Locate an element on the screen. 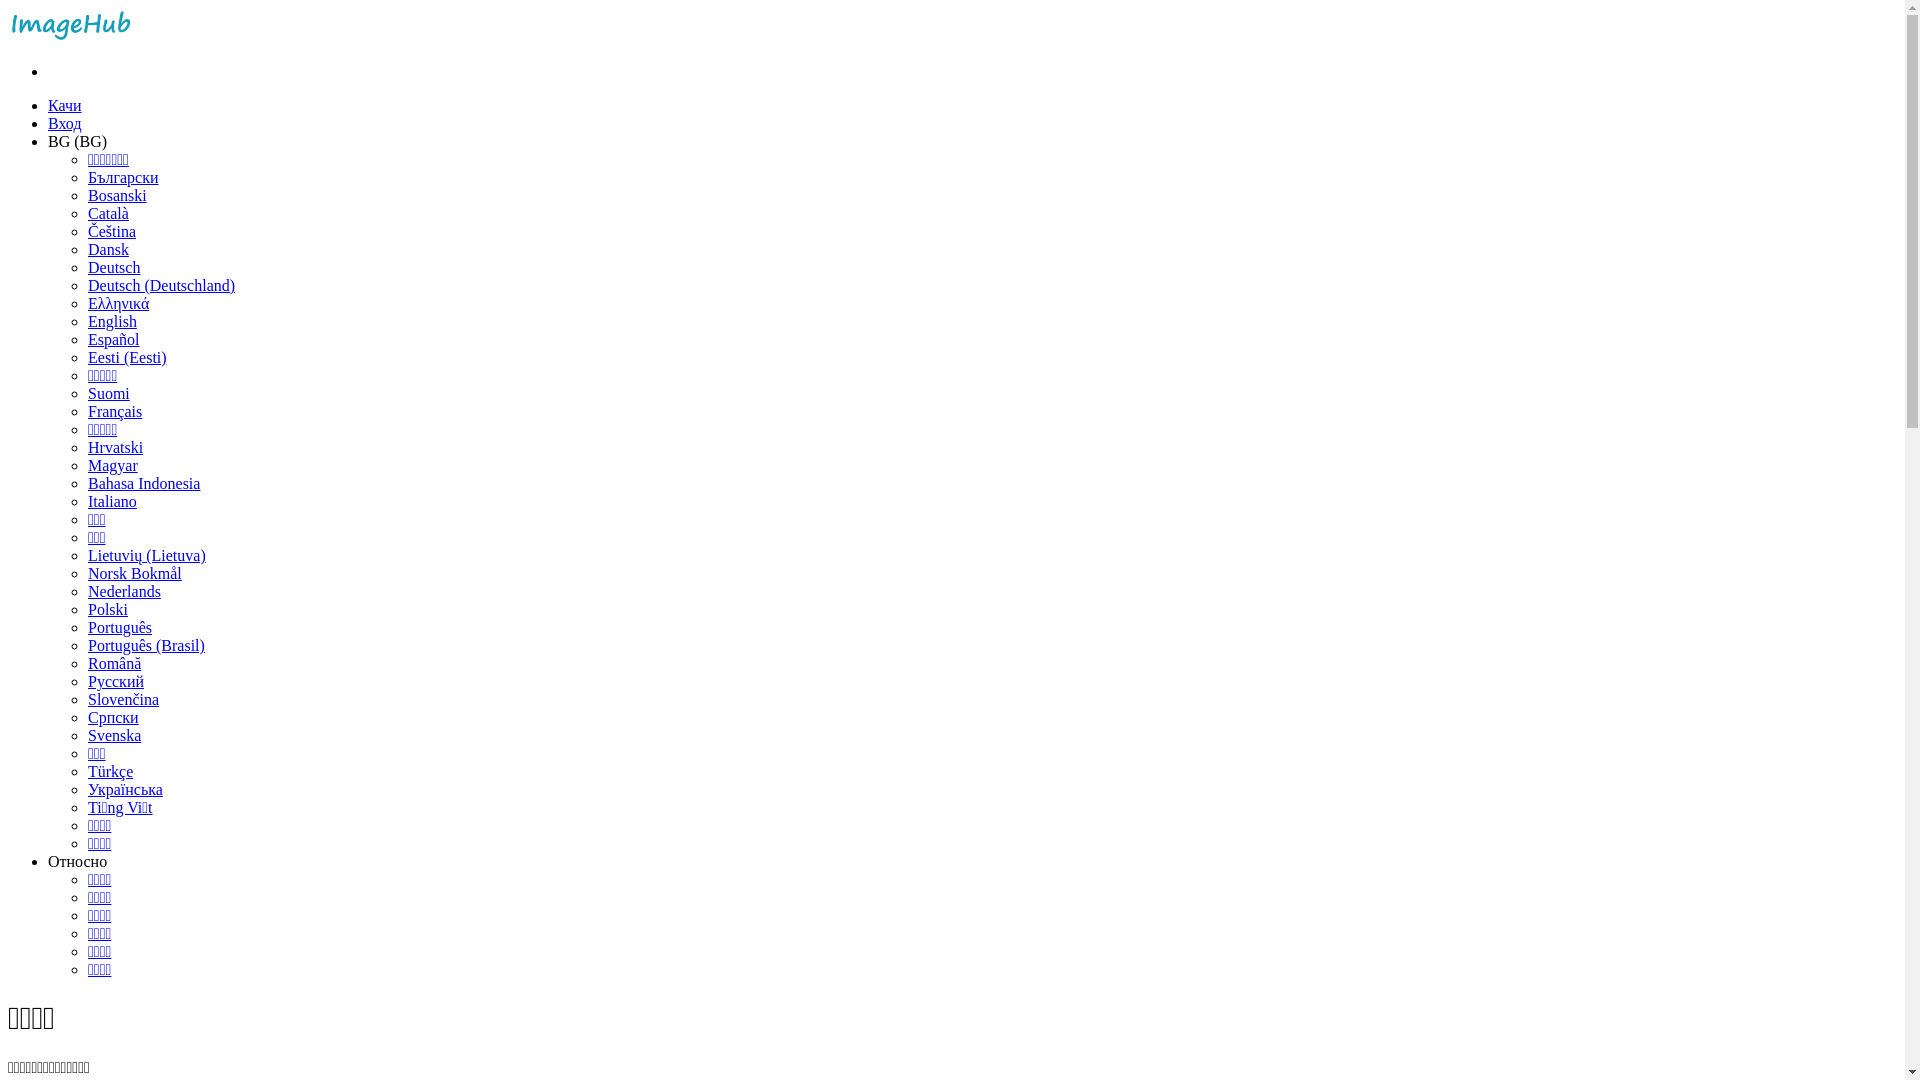  'Bahasa Indonesia' is located at coordinates (86, 483).